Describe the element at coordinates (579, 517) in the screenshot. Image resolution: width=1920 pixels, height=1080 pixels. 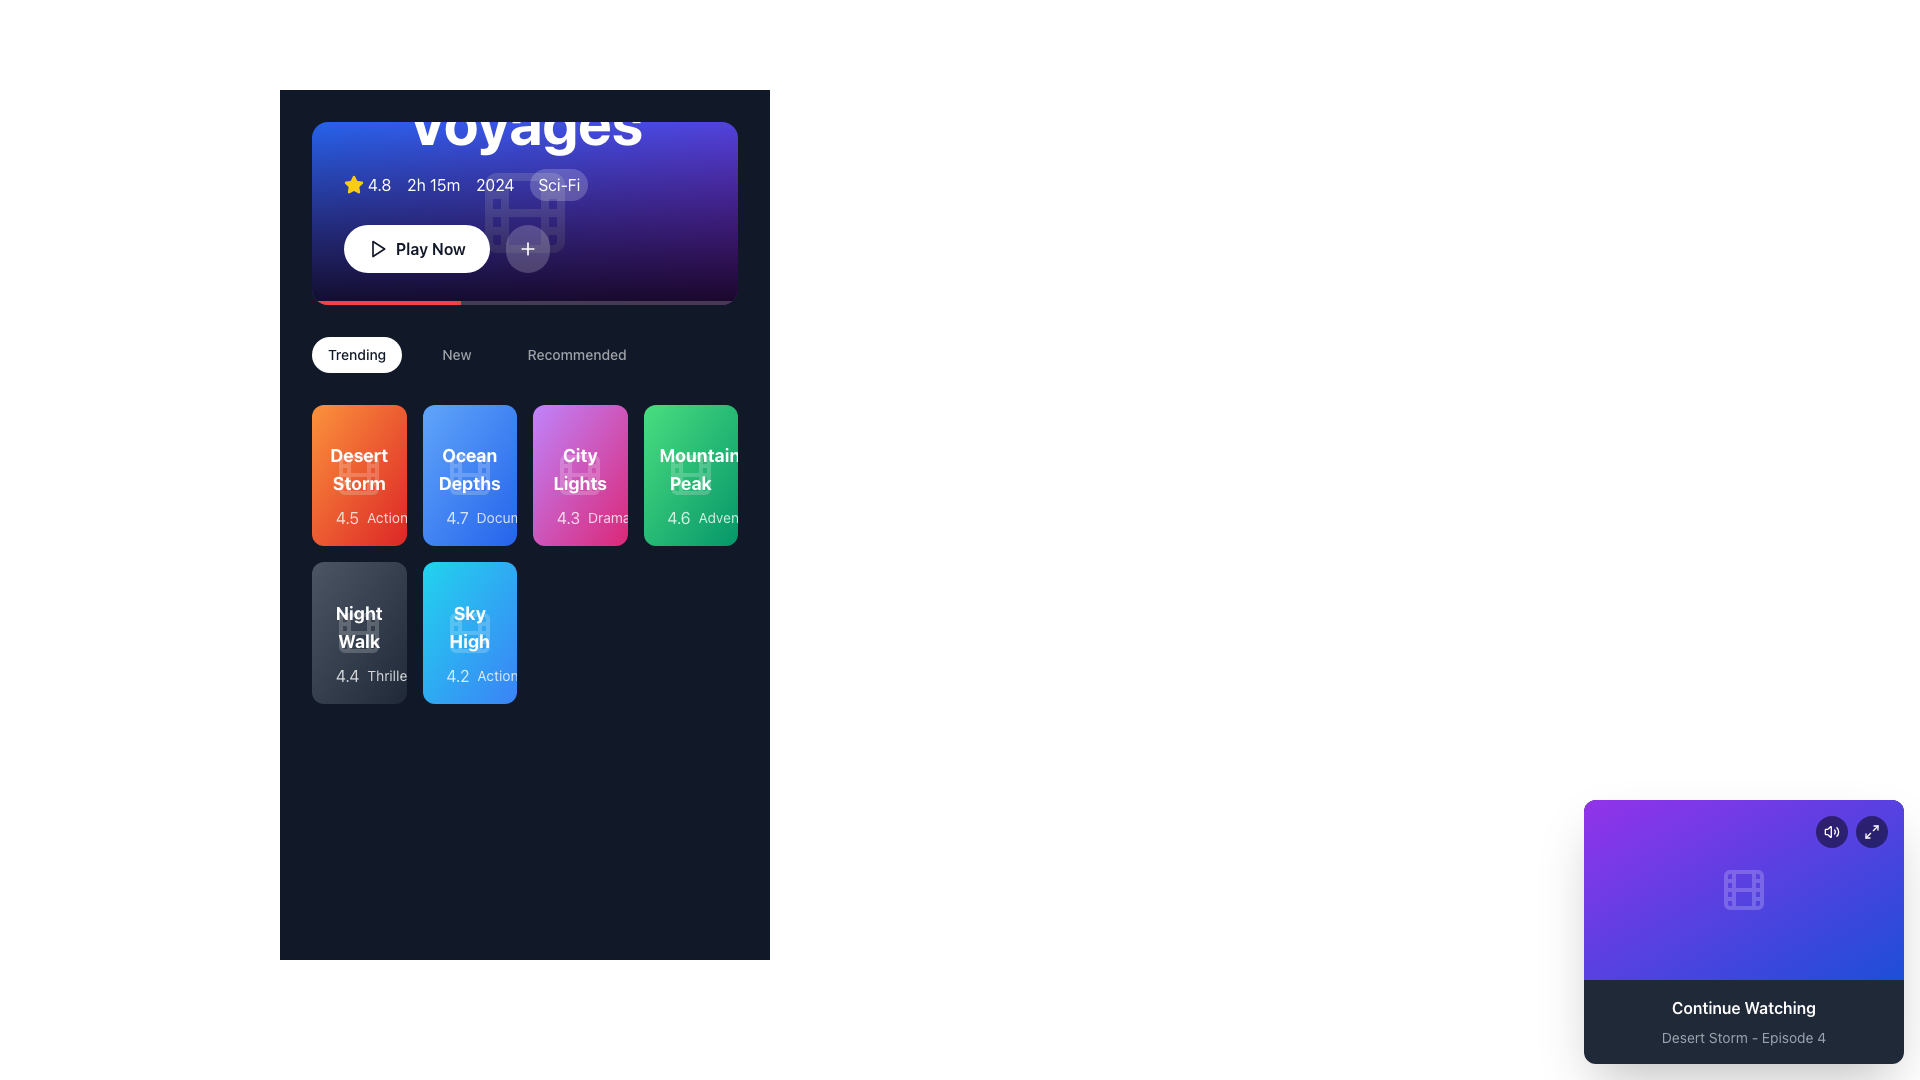
I see `the text '4.3 Drama' with a star icon located in the 'City Lights' tile, positioned beneath the title 'City Lights'` at that location.